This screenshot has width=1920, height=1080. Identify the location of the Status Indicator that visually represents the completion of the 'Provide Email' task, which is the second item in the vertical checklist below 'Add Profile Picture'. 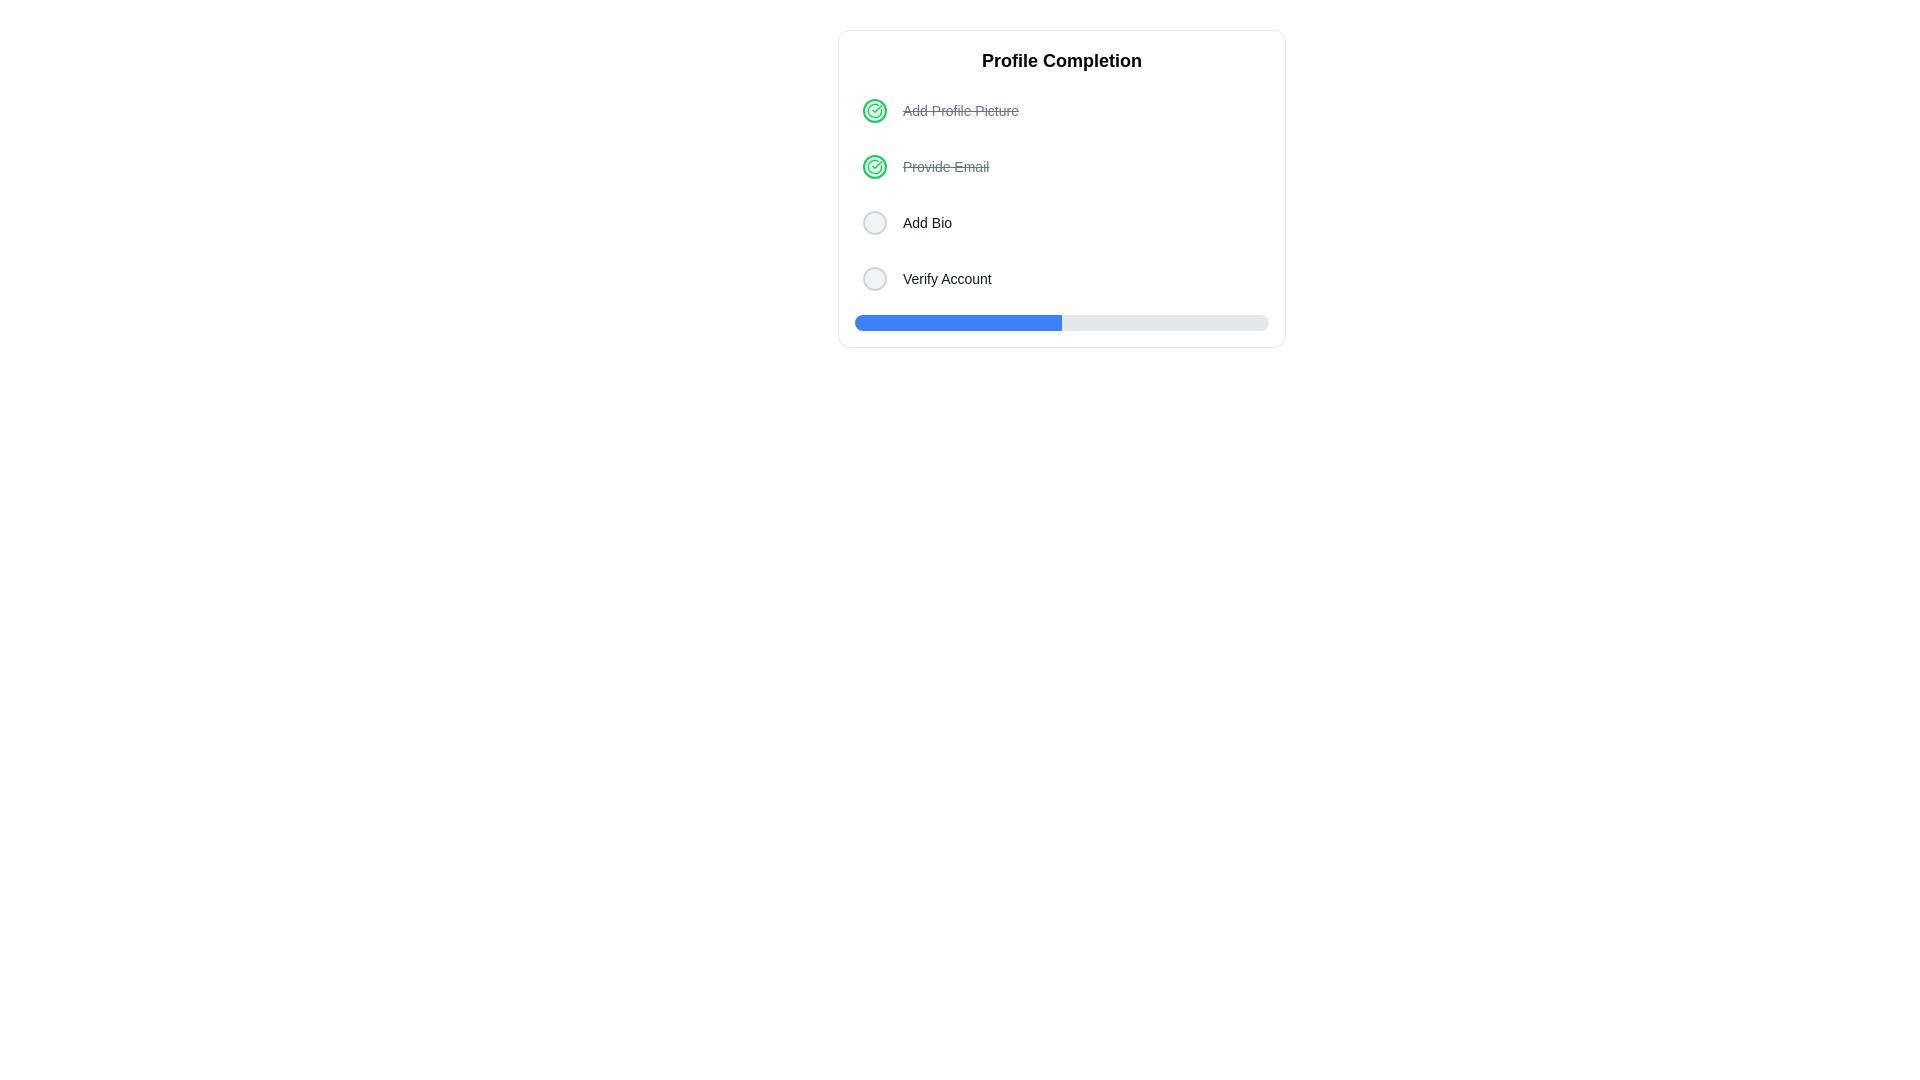
(874, 165).